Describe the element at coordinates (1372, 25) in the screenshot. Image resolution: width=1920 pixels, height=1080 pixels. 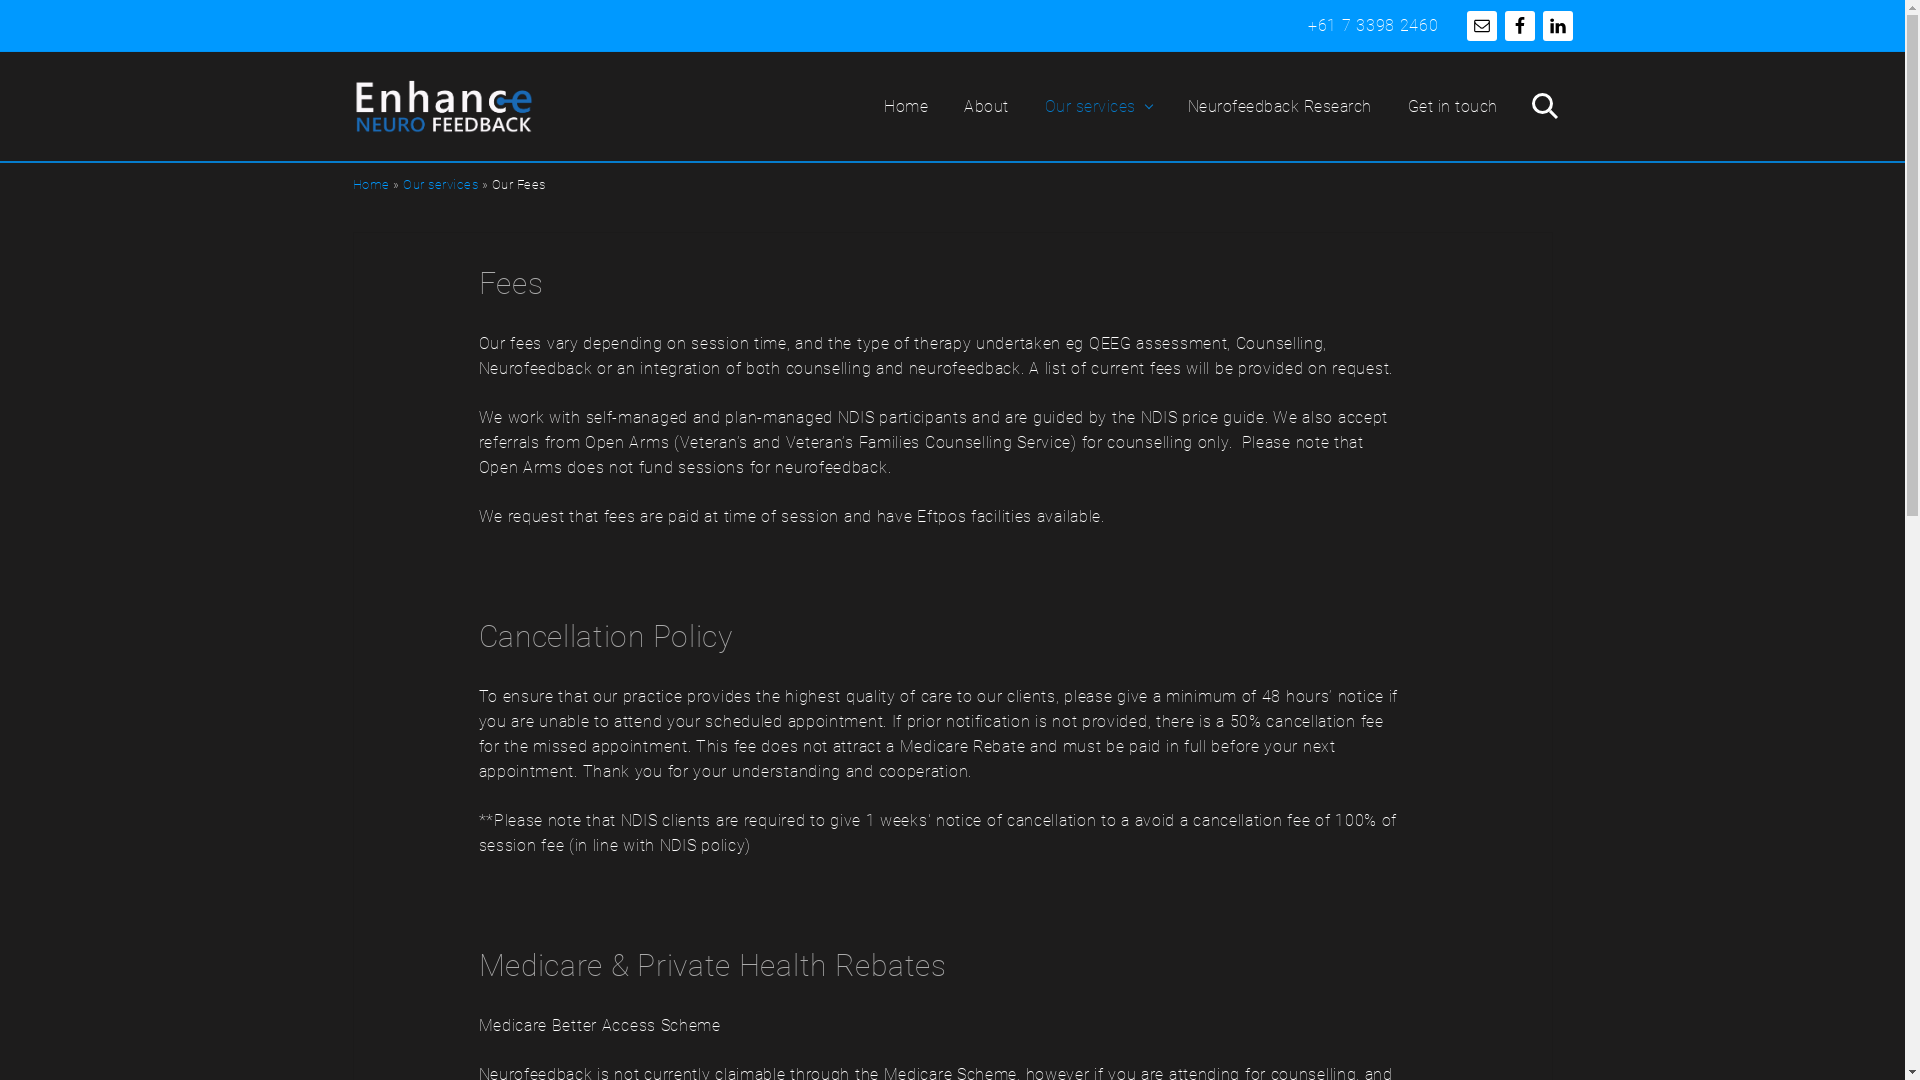
I see `'+61 7 3398 2460'` at that location.